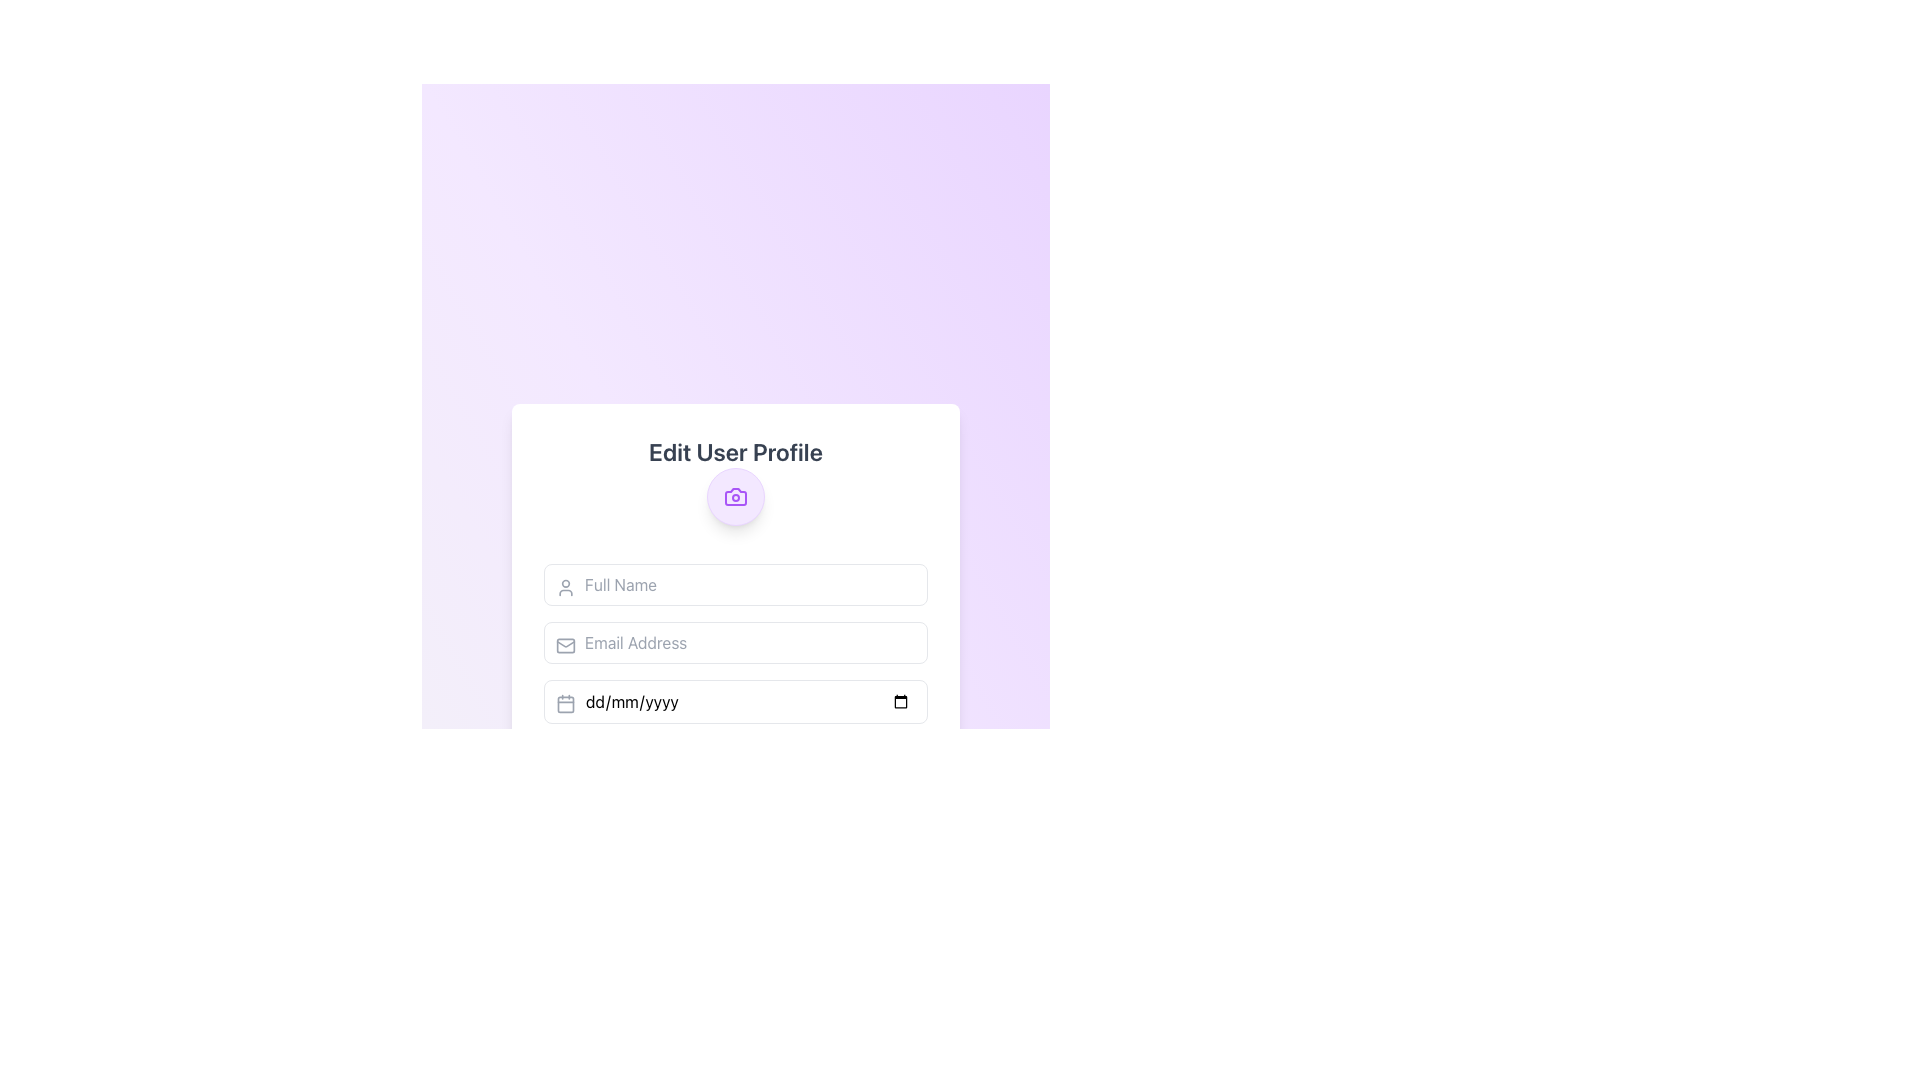 The image size is (1920, 1080). I want to click on camera icon element located at the top portion of the camera icon, which has a purple outline on a light purple background, so click(734, 496).